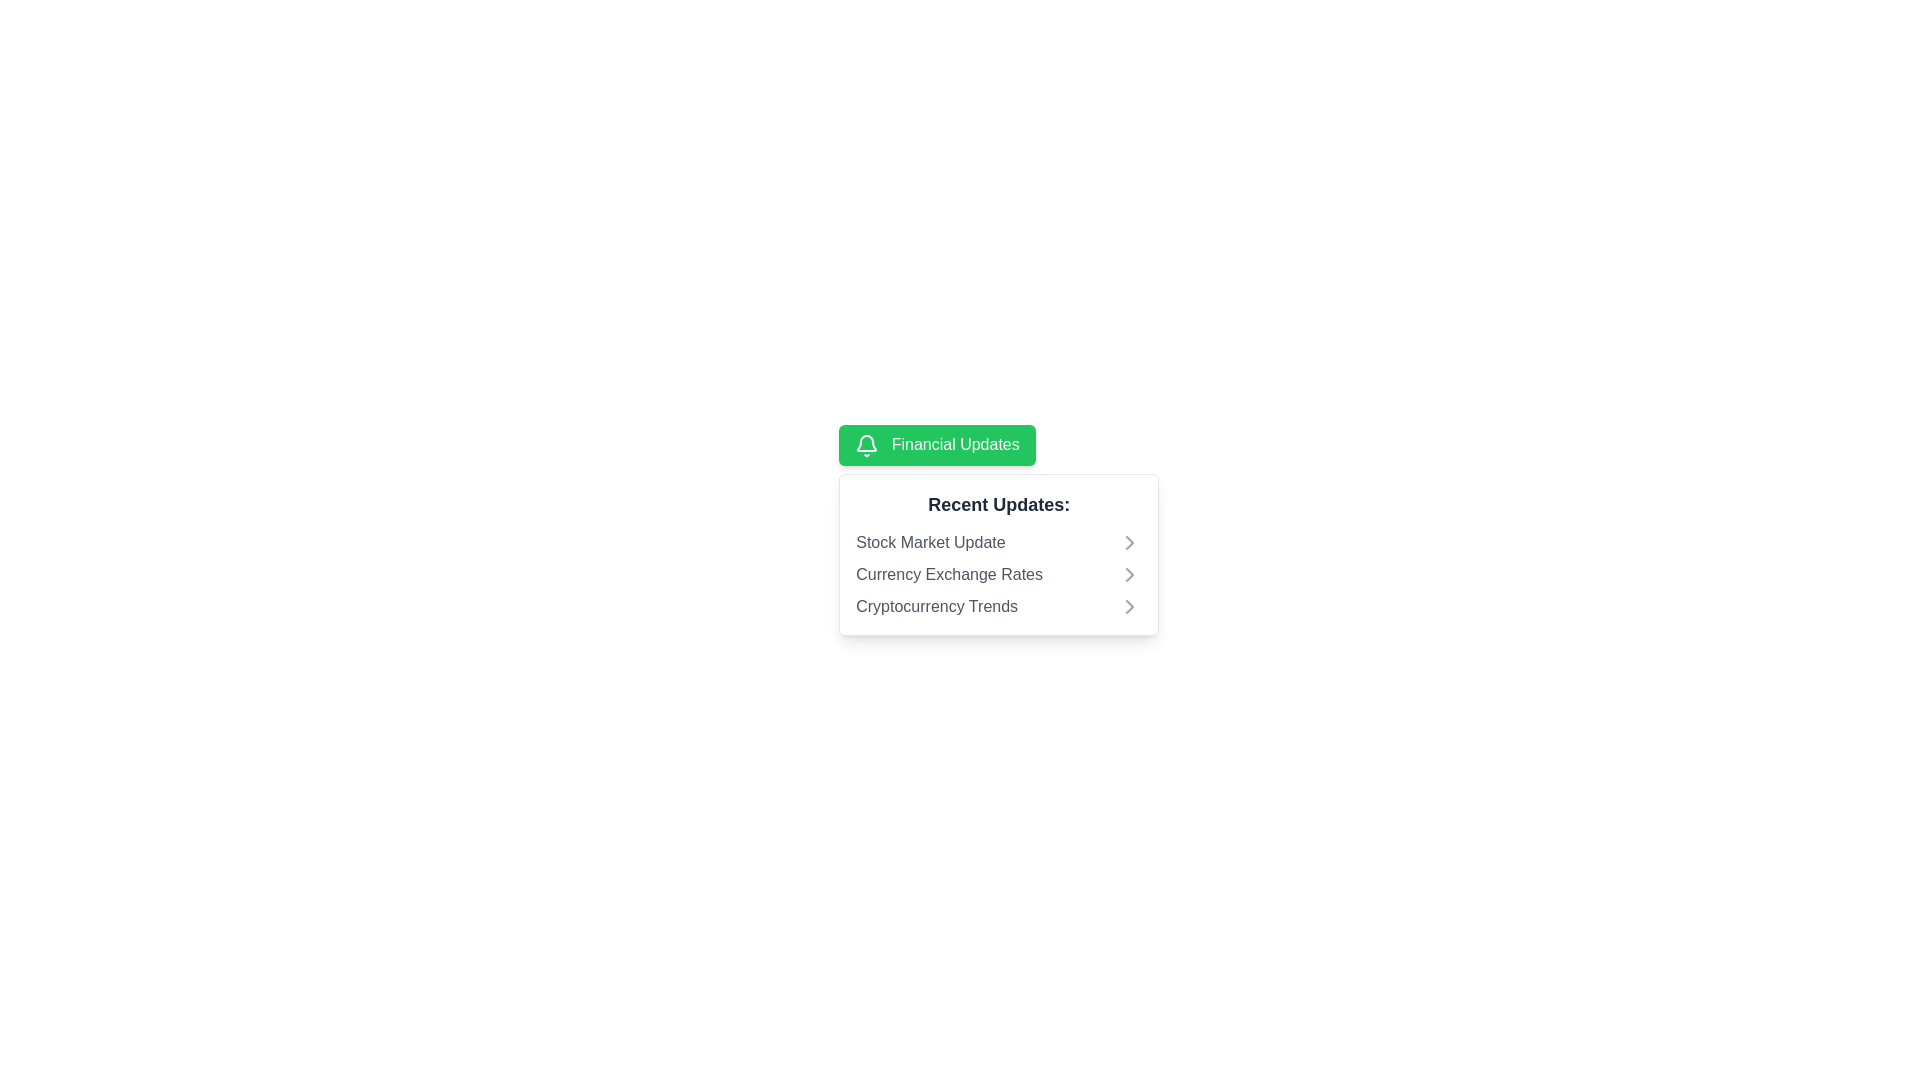  Describe the element at coordinates (936, 605) in the screenshot. I see `the text component displaying 'Cryptocurrency Trends', which is the third item in a vertical list under the 'Recent Updates:' header` at that location.